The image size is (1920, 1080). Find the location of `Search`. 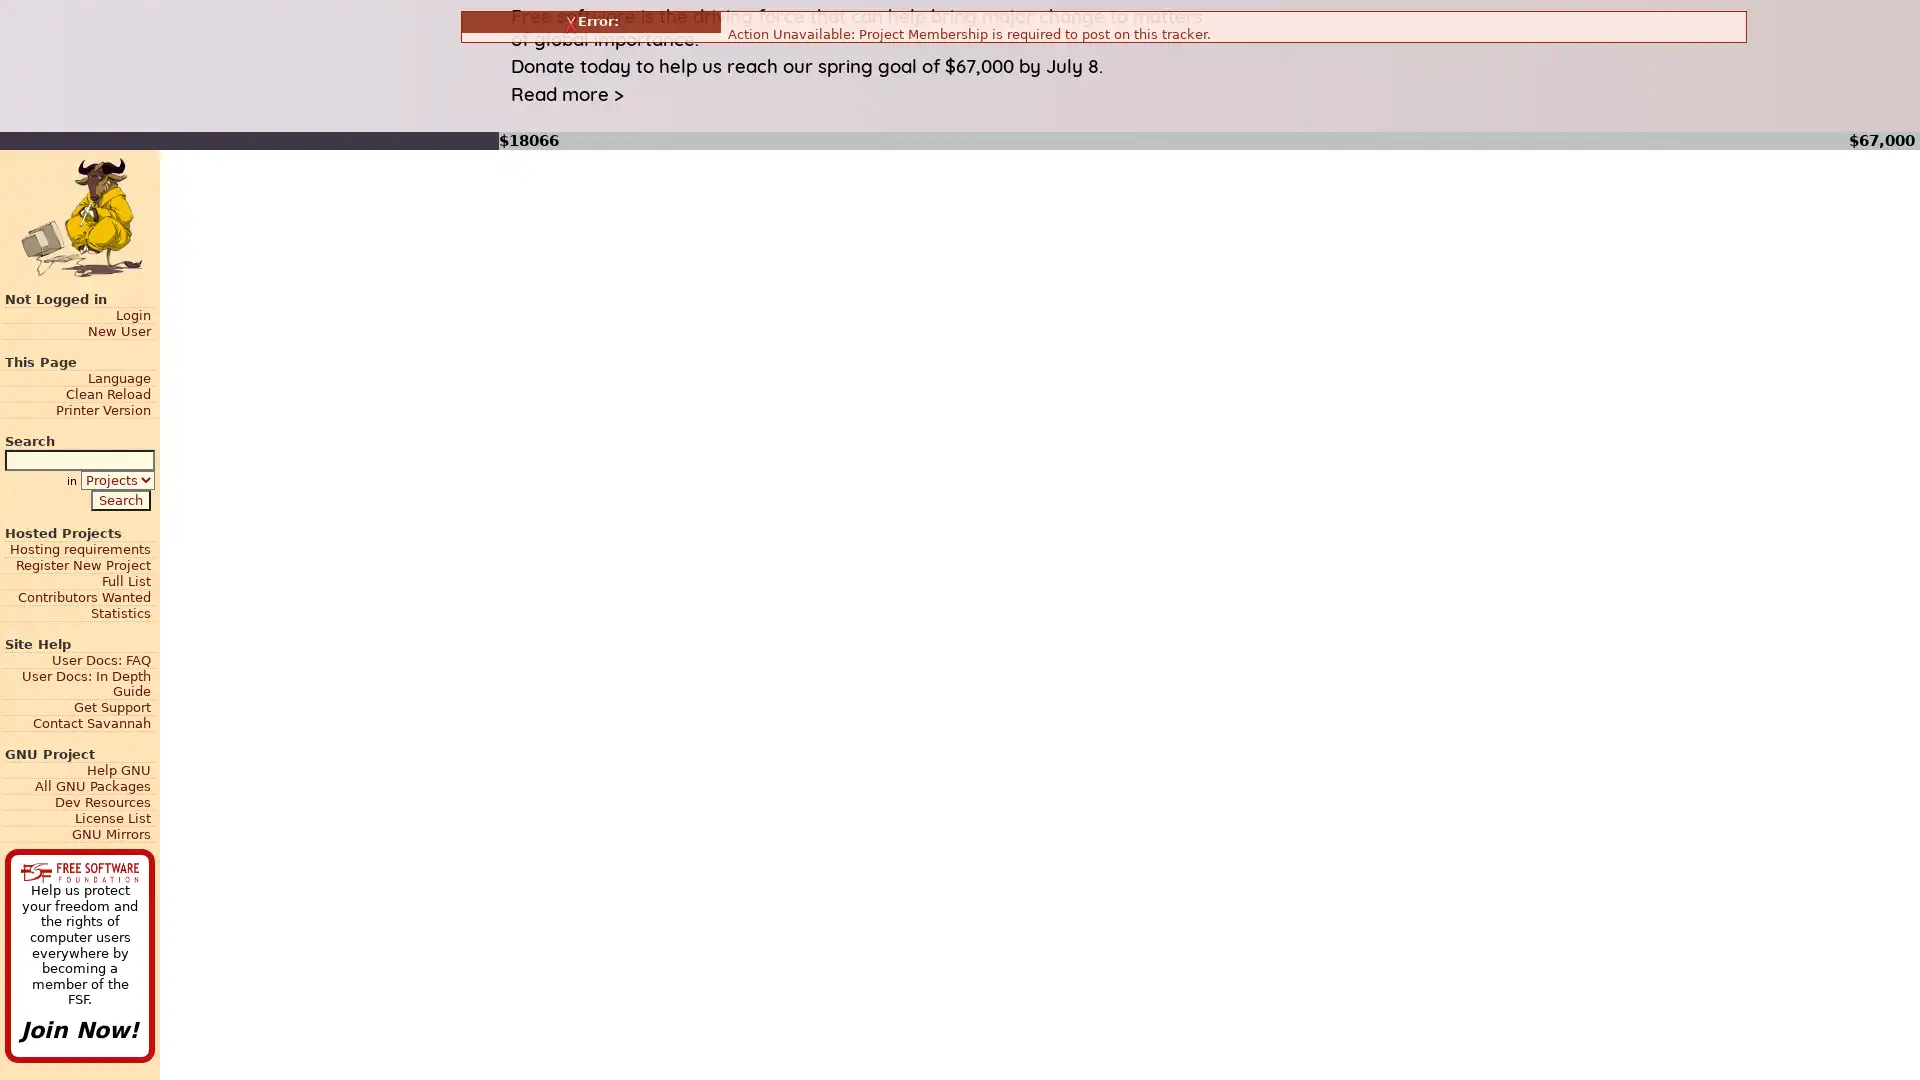

Search is located at coordinates (119, 498).